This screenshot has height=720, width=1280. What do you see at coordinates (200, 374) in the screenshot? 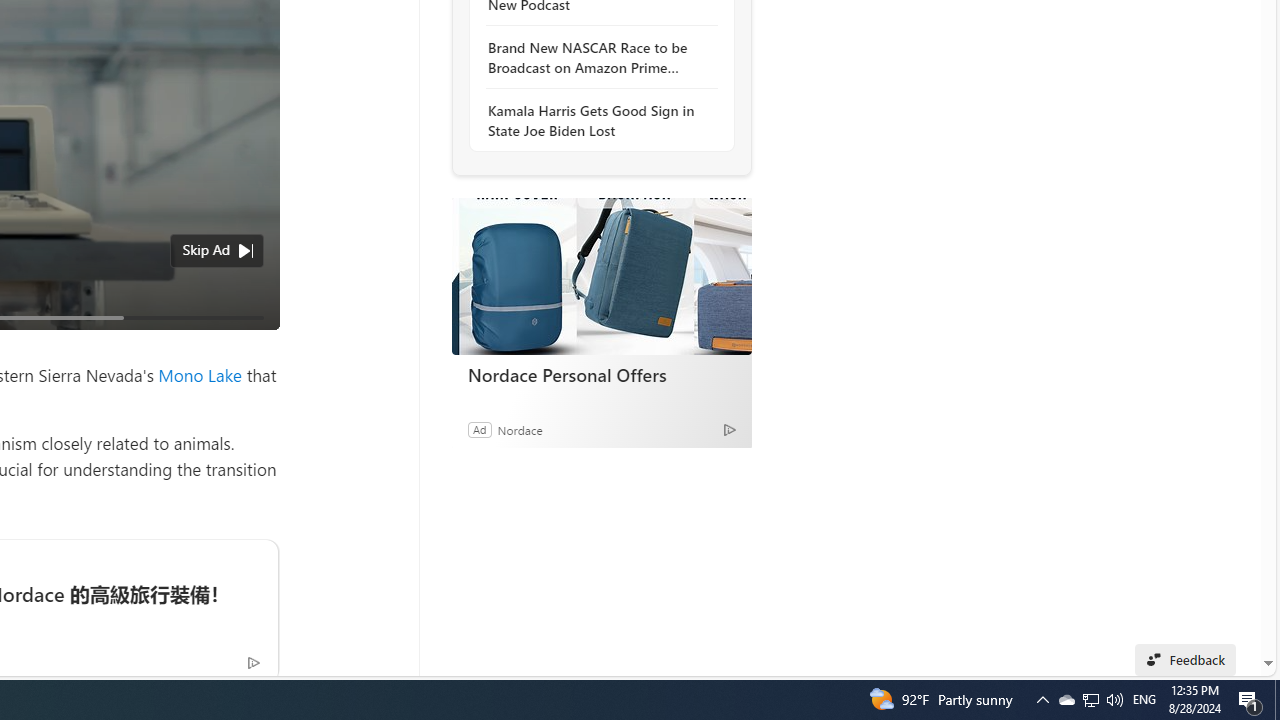
I see `'Mono Lake'` at bounding box center [200, 374].